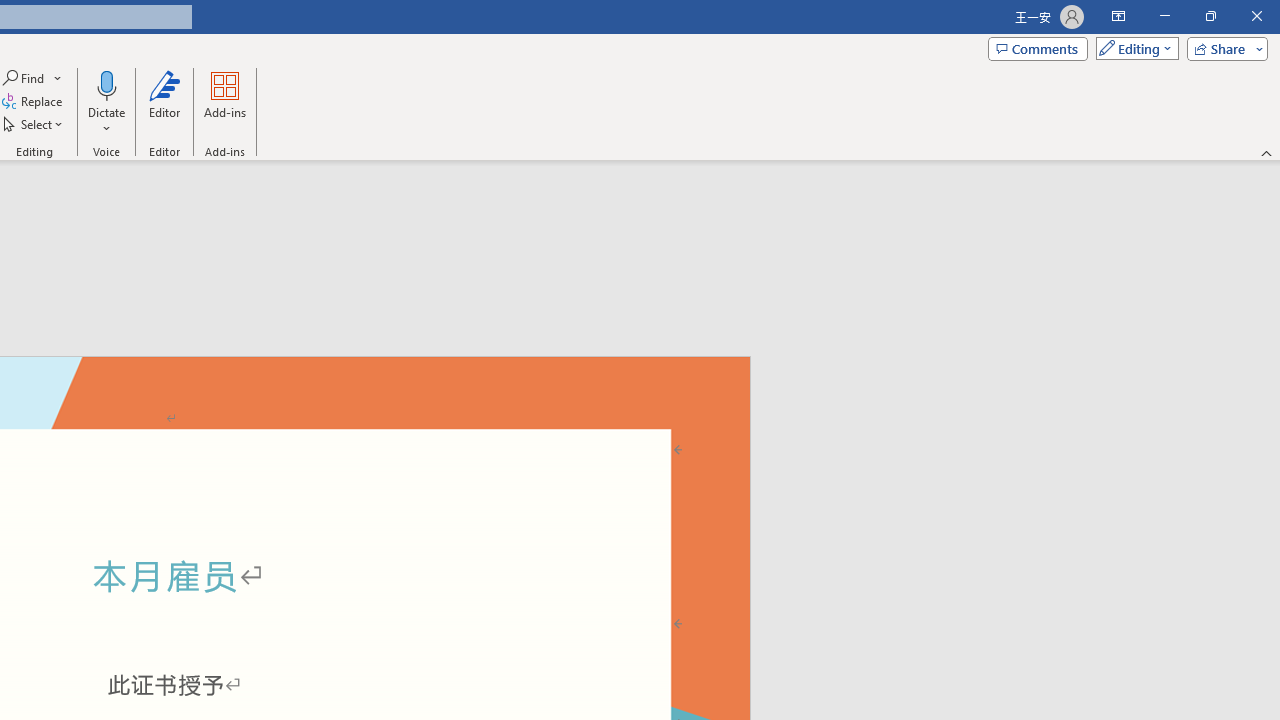 This screenshot has width=1280, height=720. What do you see at coordinates (105, 103) in the screenshot?
I see `'Dictate'` at bounding box center [105, 103].